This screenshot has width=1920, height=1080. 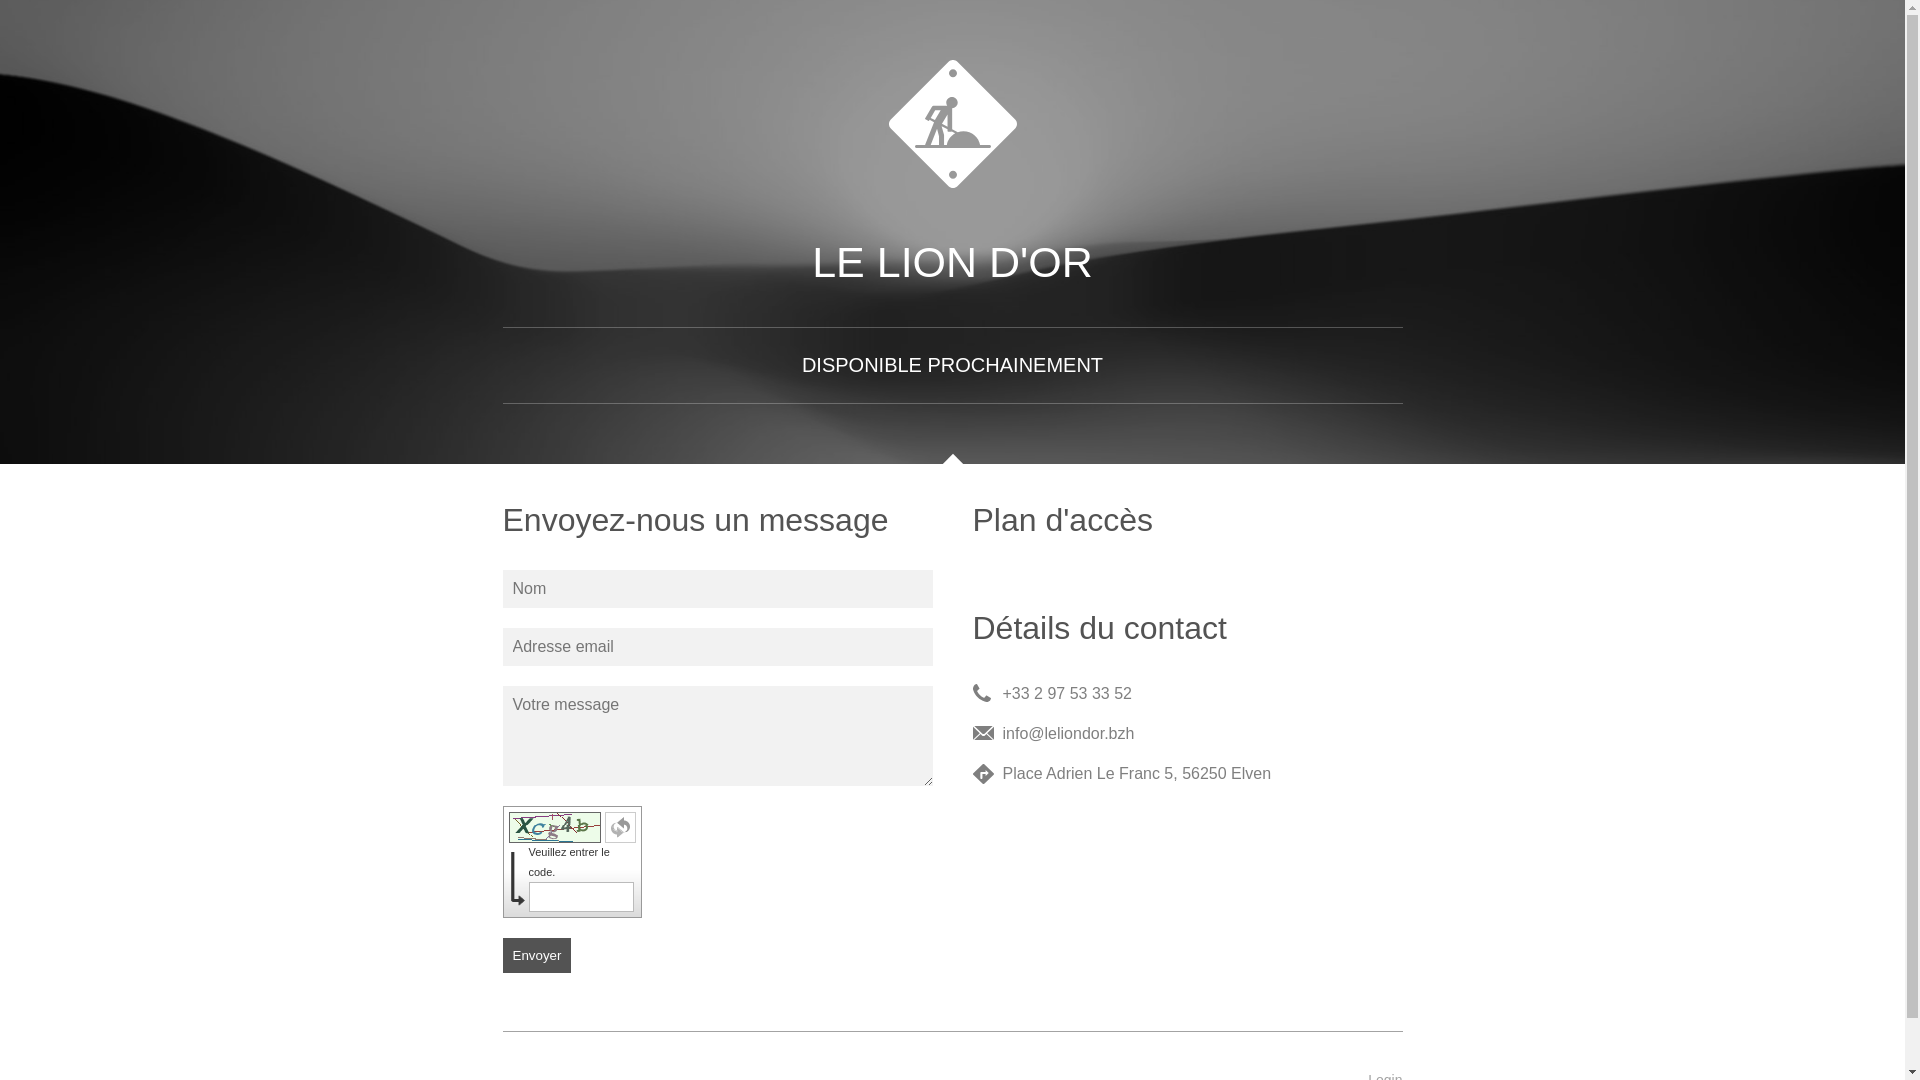 I want to click on 'Envoyer', so click(x=536, y=954).